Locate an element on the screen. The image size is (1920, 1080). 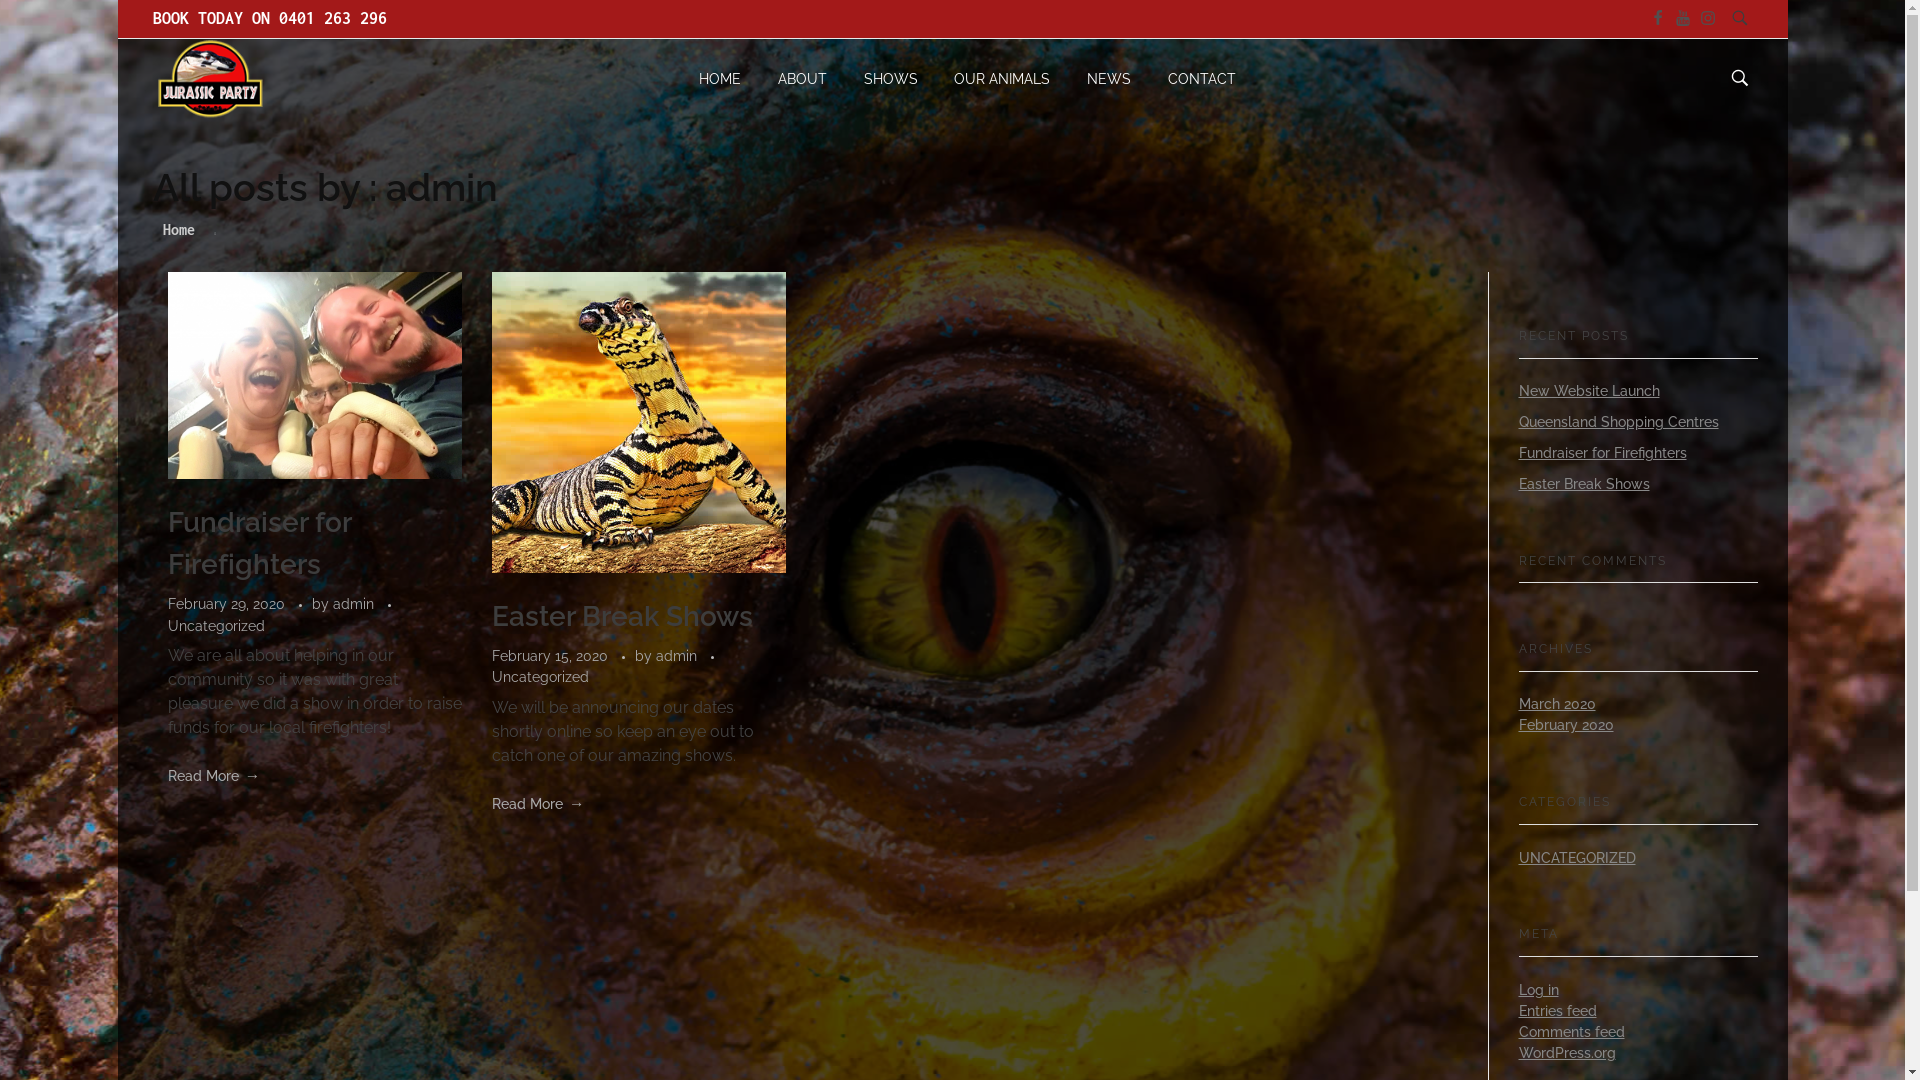
'Log in' is located at coordinates (1536, 990).